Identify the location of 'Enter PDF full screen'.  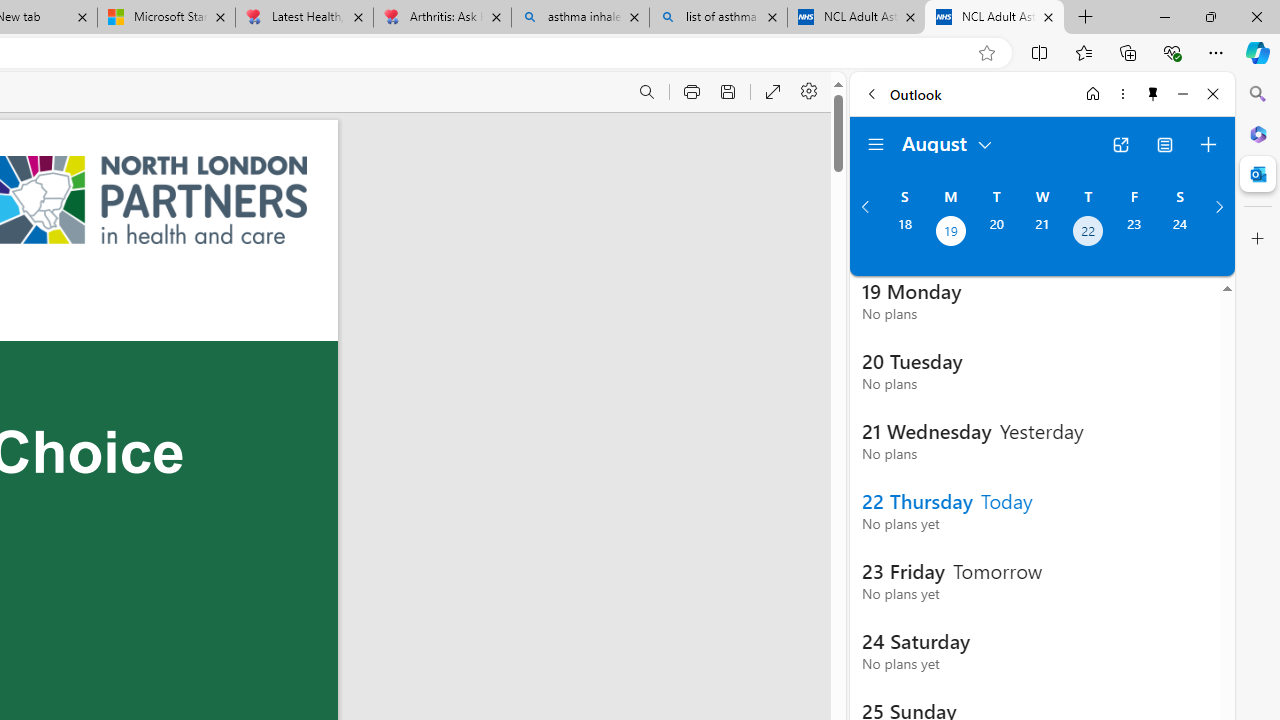
(772, 92).